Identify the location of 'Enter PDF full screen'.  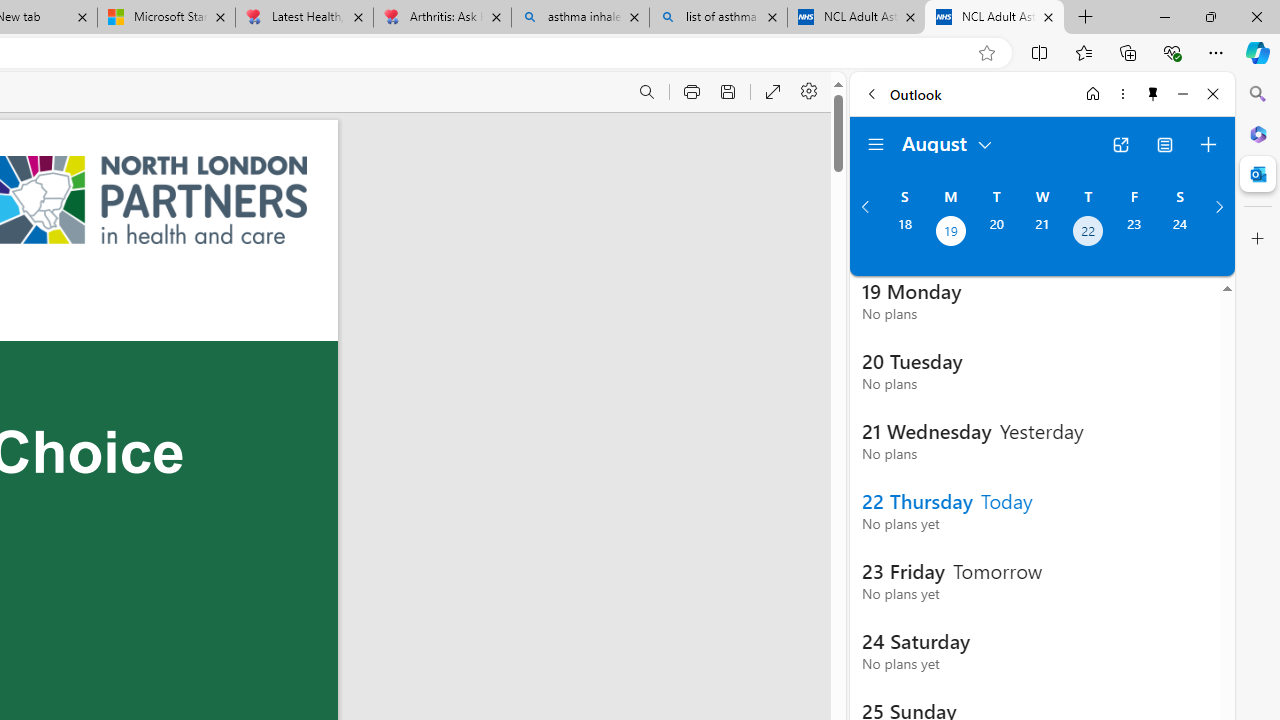
(772, 92).